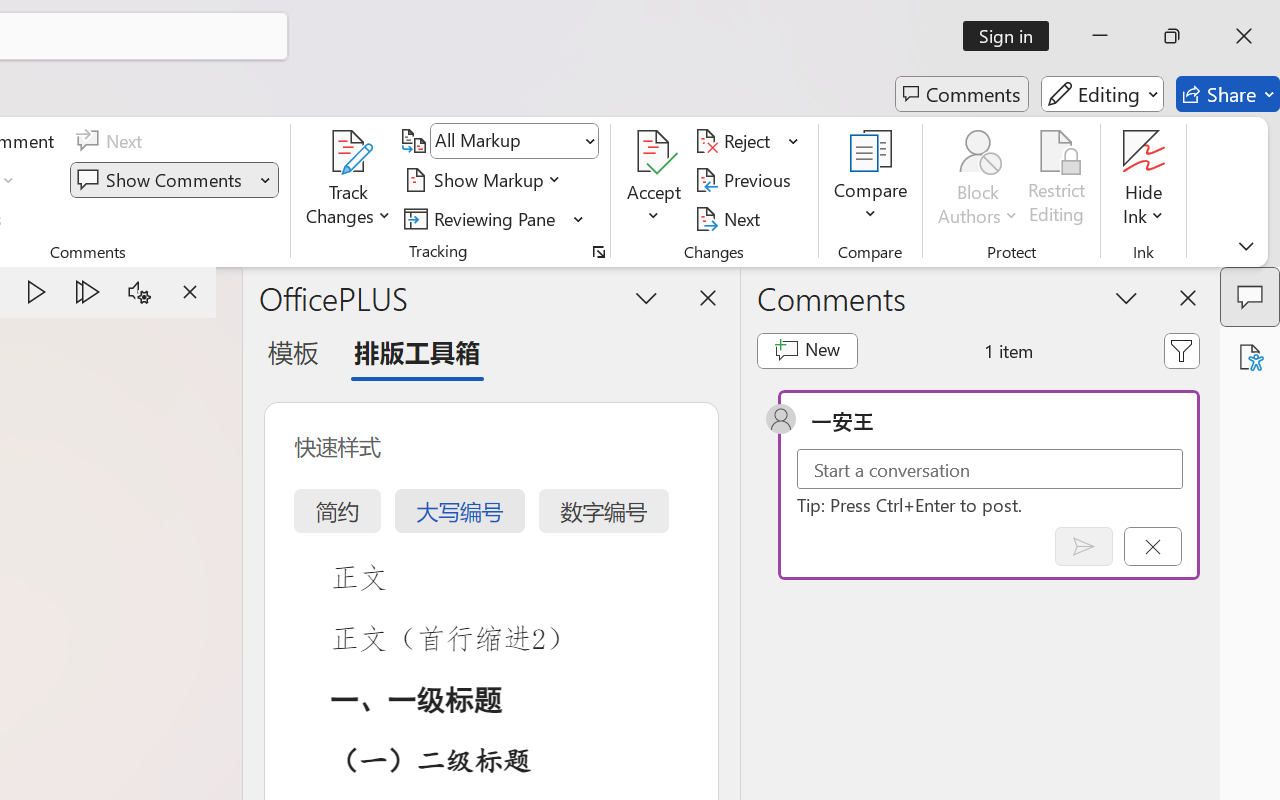 The height and width of the screenshot is (800, 1280). Describe the element at coordinates (349, 151) in the screenshot. I see `'Track Changes'` at that location.